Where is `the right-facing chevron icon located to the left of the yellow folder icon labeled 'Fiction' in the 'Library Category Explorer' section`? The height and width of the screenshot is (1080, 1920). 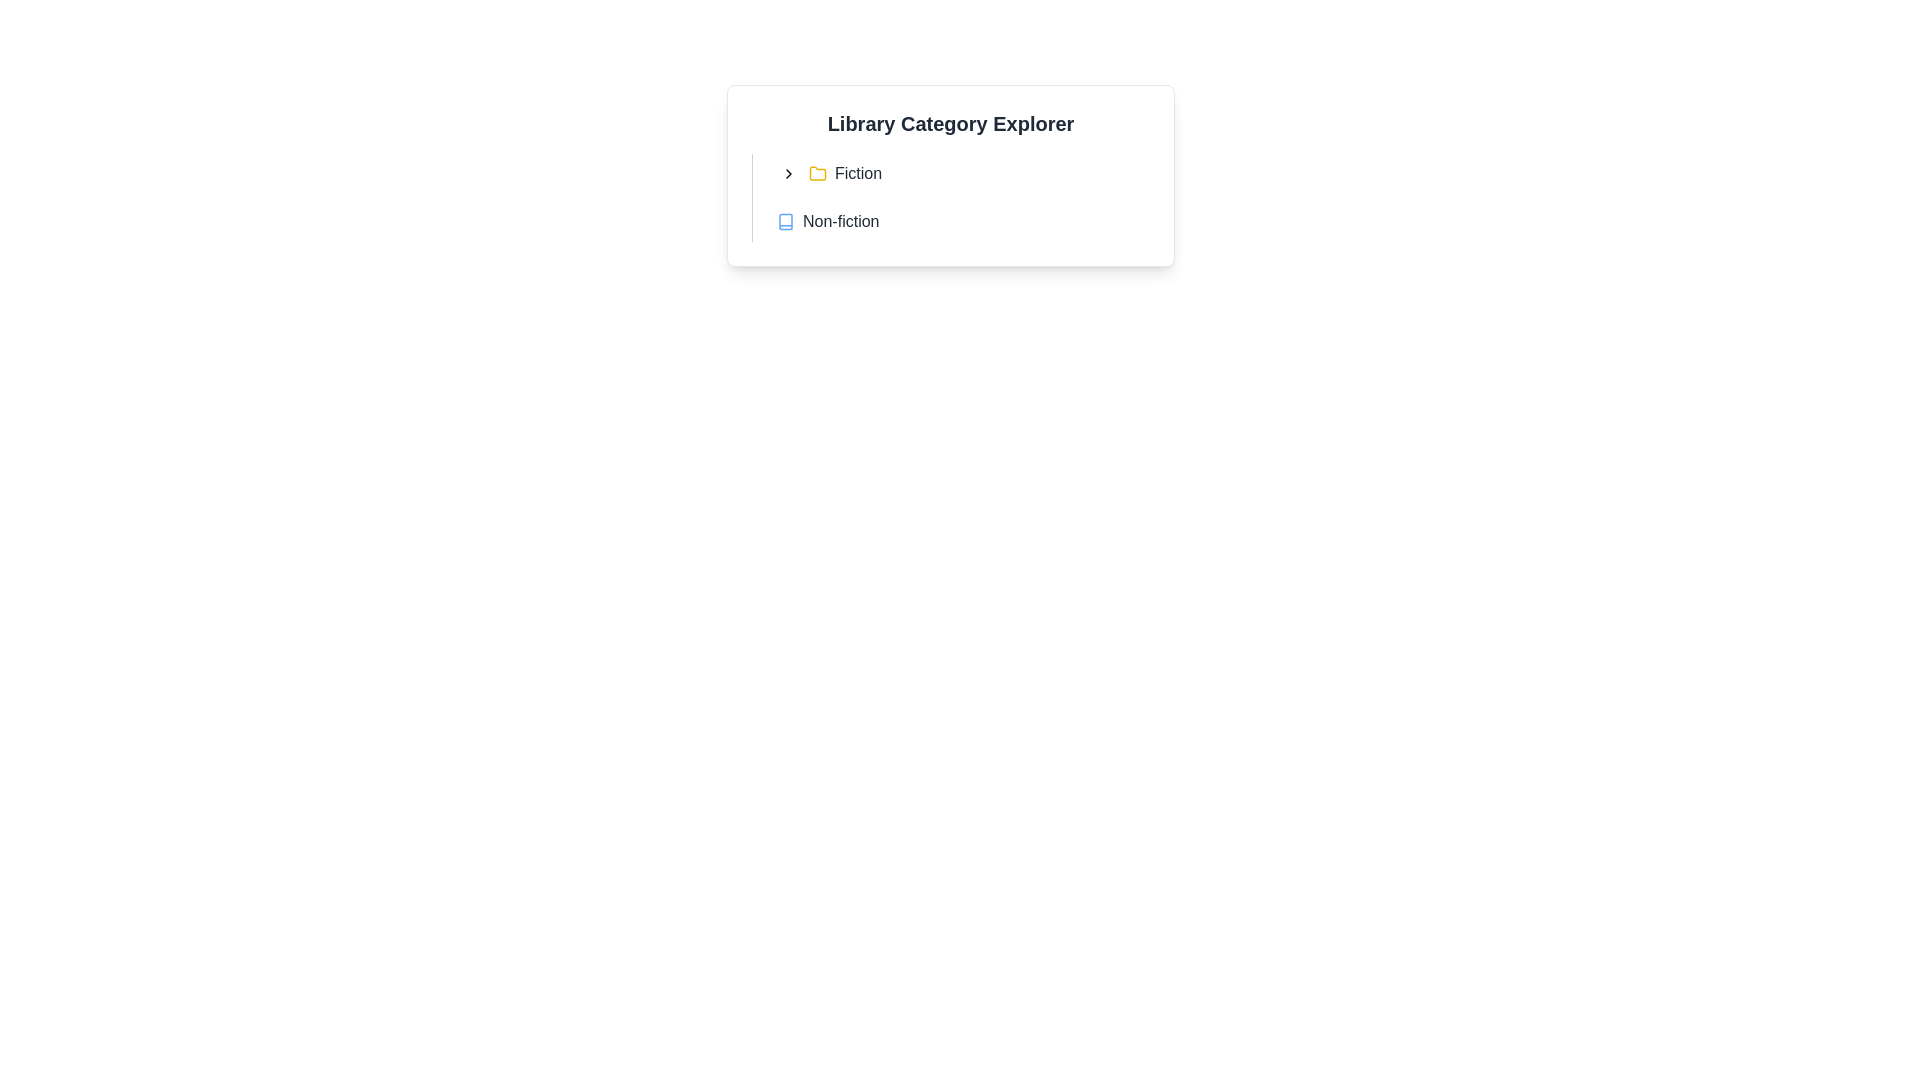 the right-facing chevron icon located to the left of the yellow folder icon labeled 'Fiction' in the 'Library Category Explorer' section is located at coordinates (787, 172).